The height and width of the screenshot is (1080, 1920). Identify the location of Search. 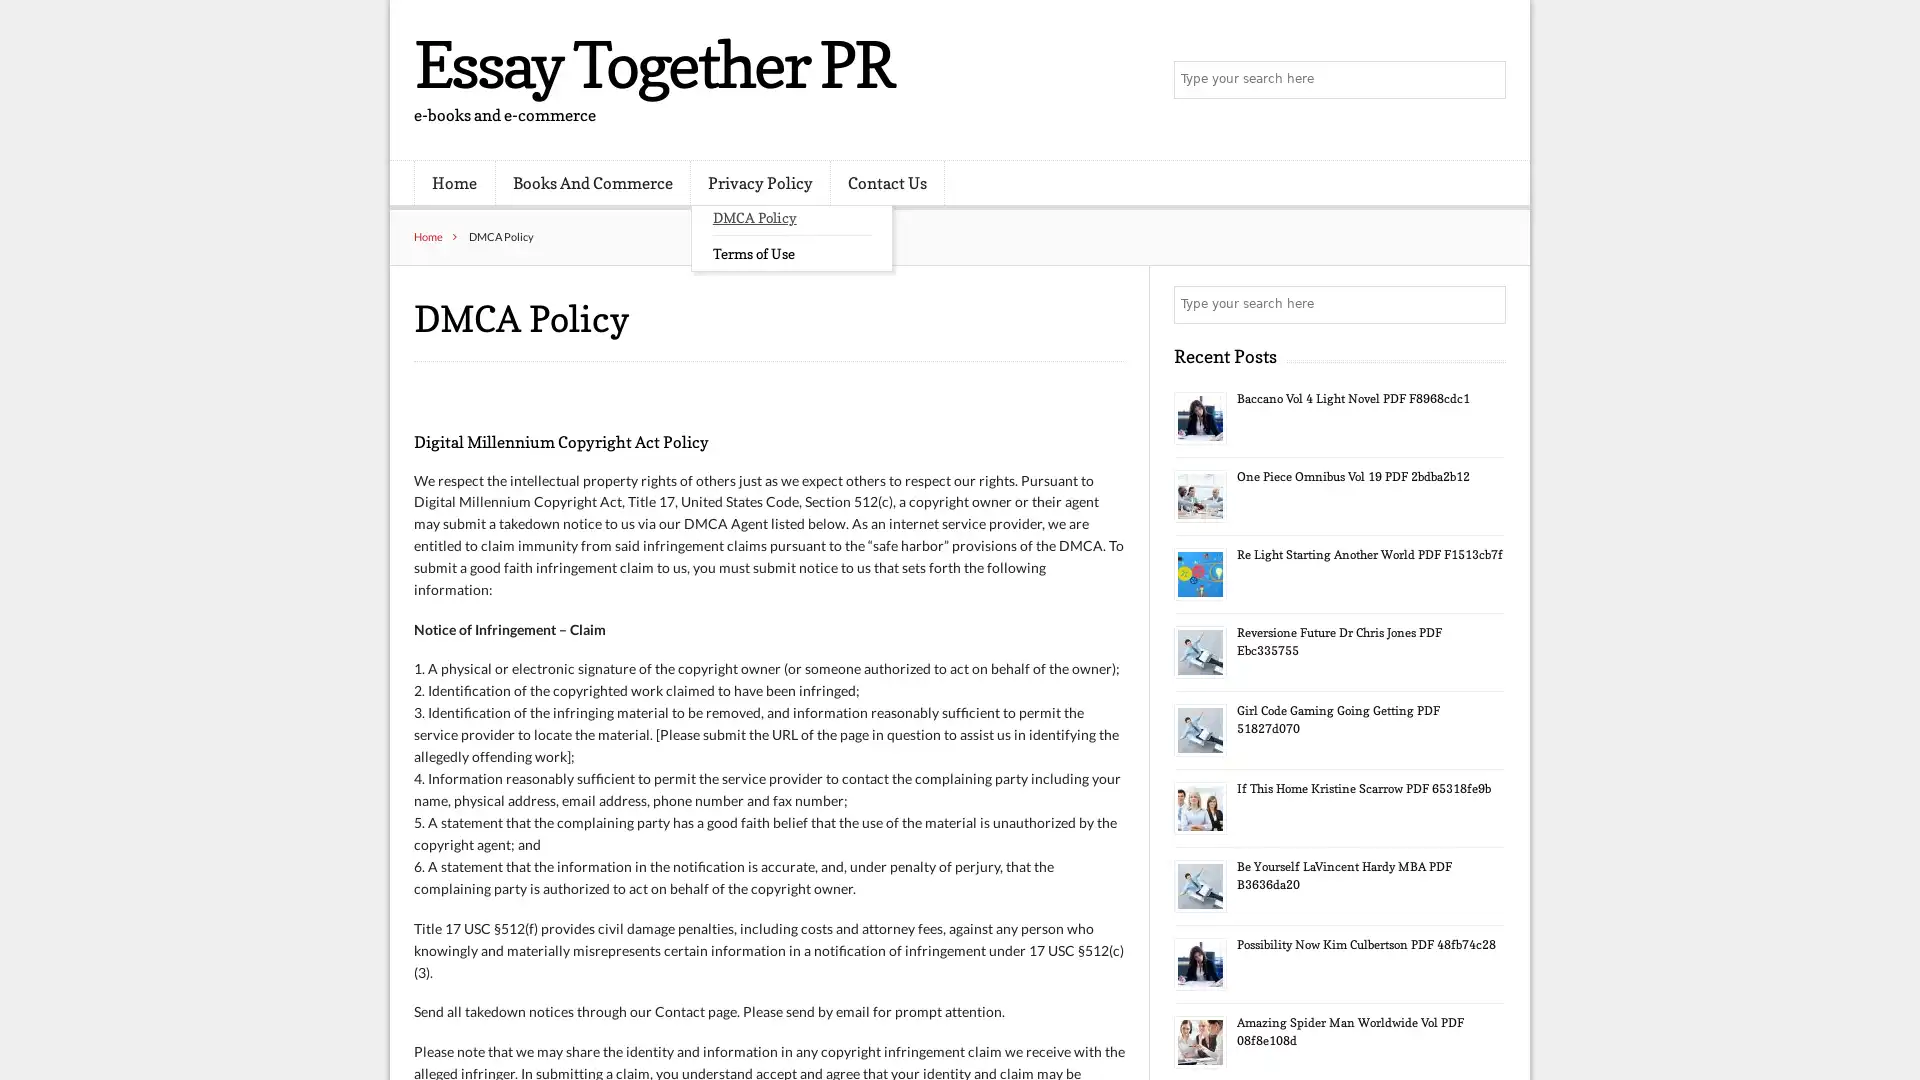
(1485, 304).